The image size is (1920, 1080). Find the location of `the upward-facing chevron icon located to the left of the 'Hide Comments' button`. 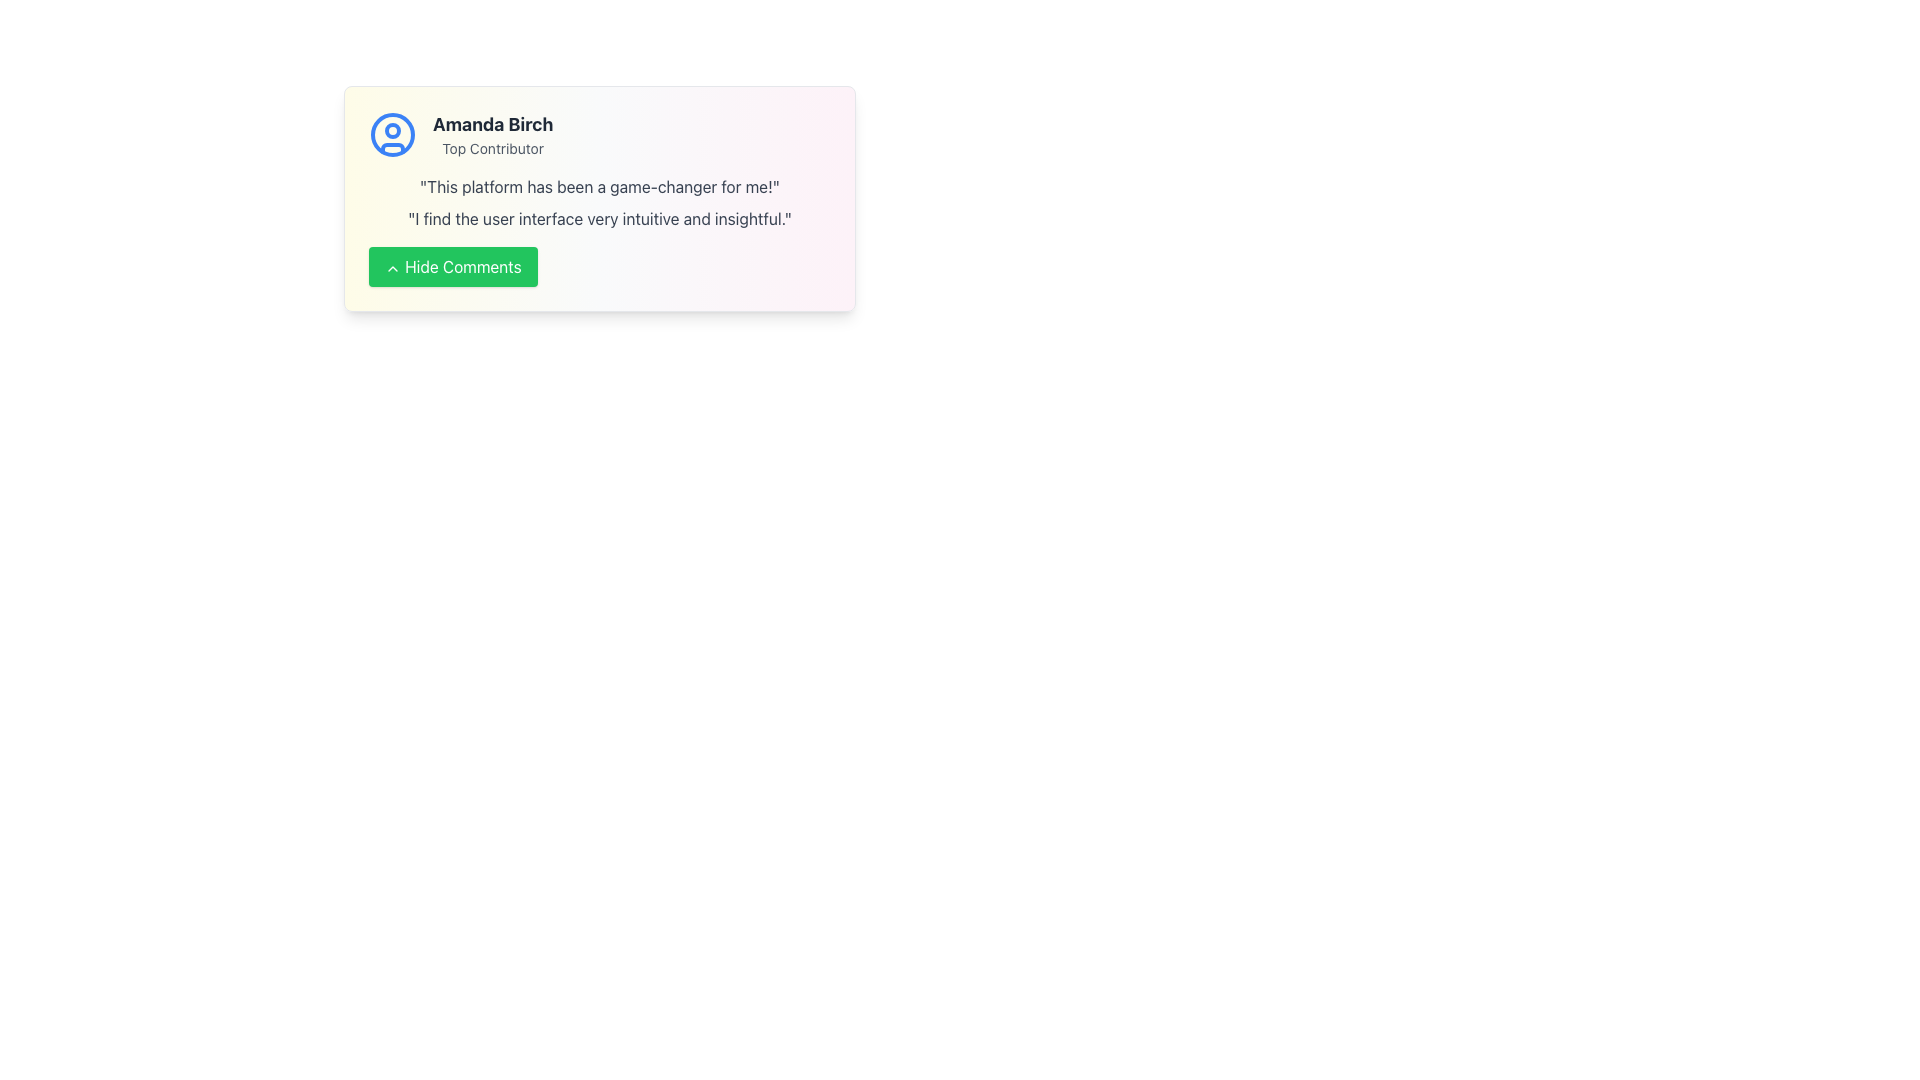

the upward-facing chevron icon located to the left of the 'Hide Comments' button is located at coordinates (393, 266).